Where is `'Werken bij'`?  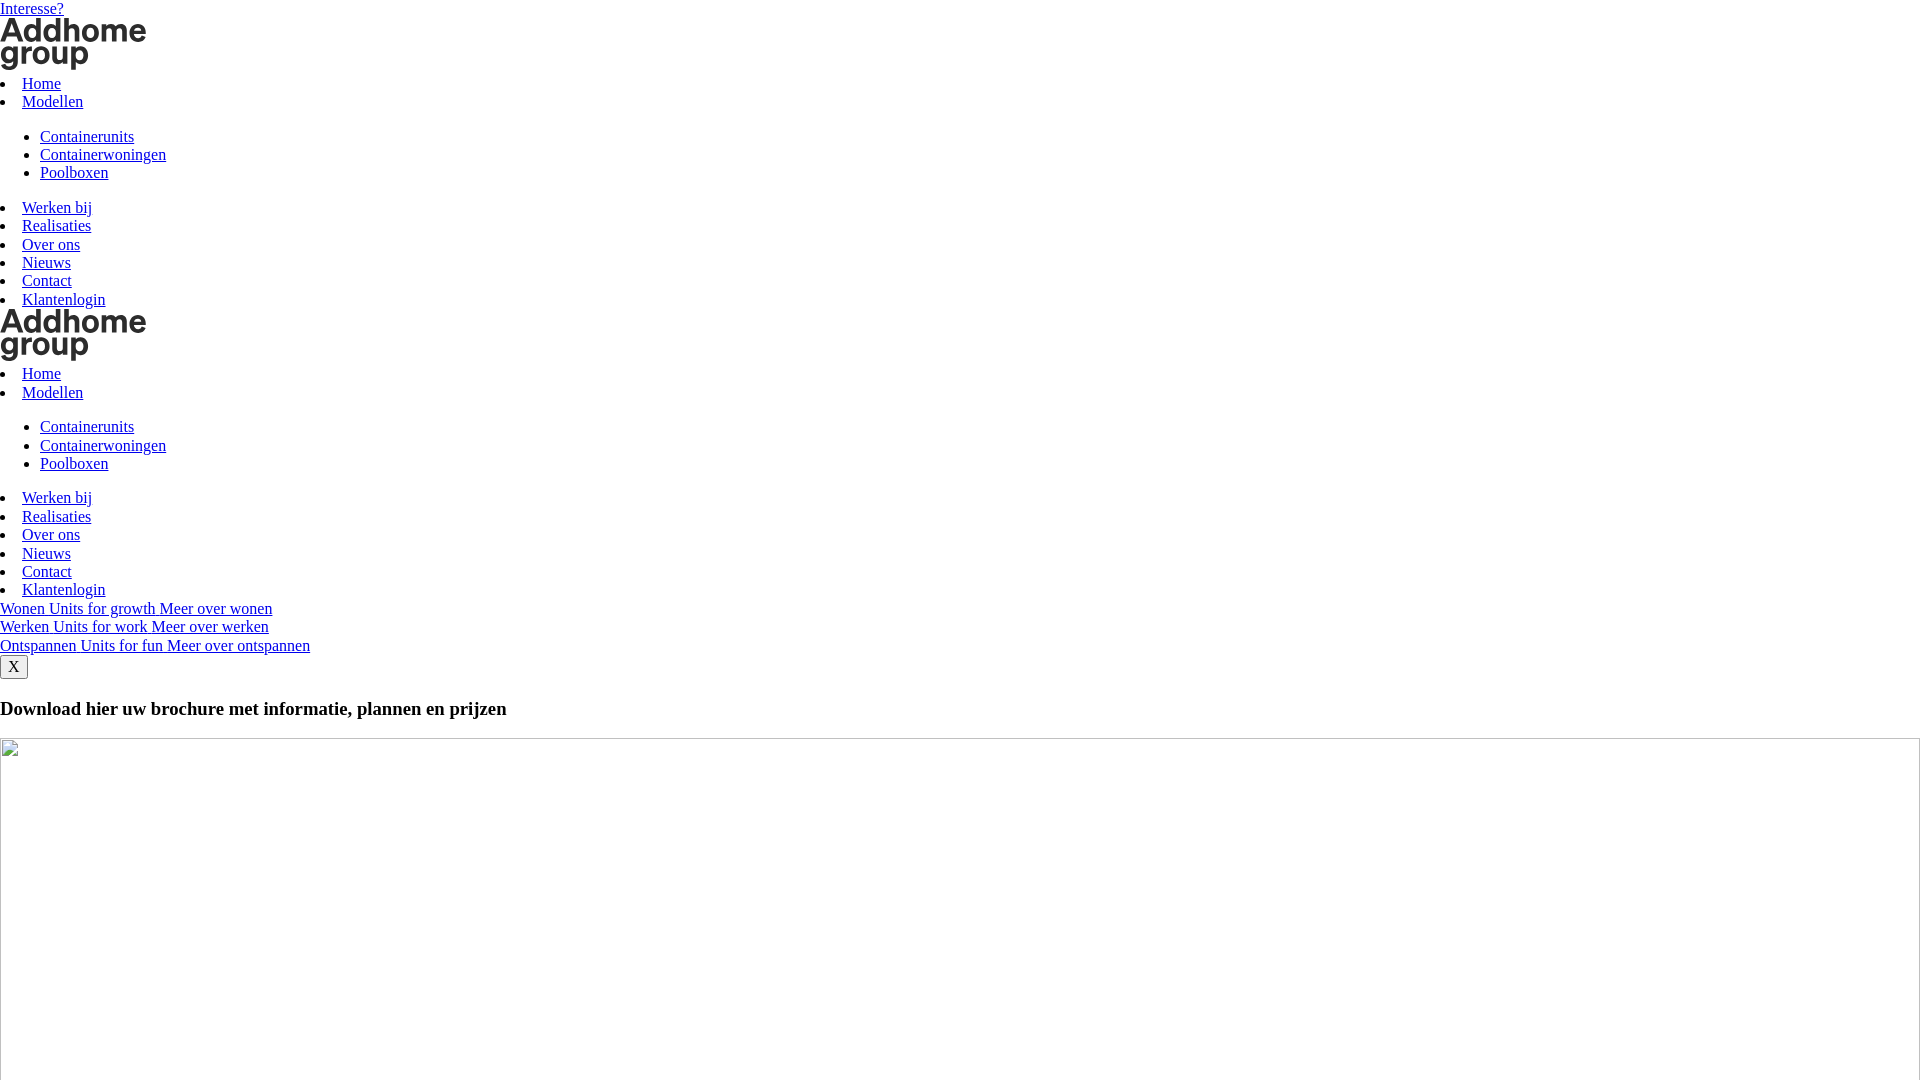 'Werken bij' is located at coordinates (57, 207).